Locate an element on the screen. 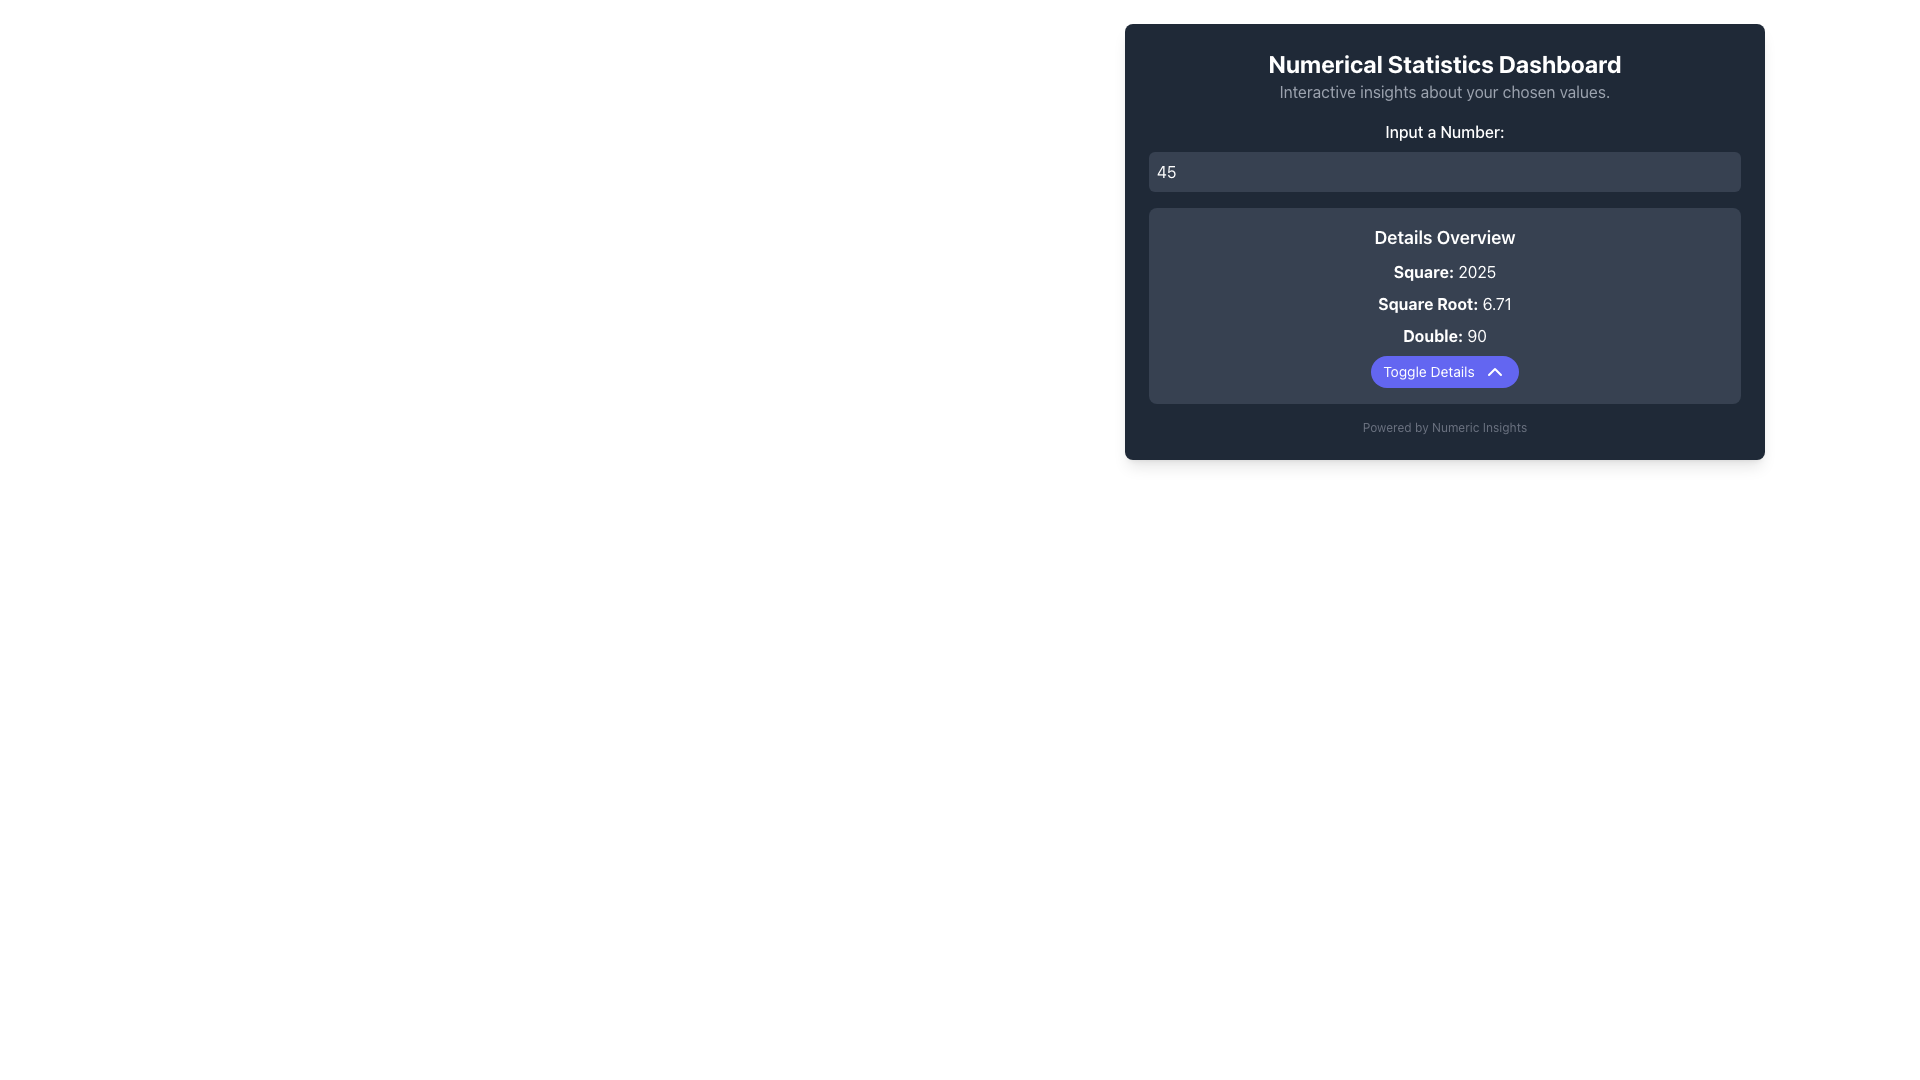 Image resolution: width=1920 pixels, height=1080 pixels. the labeled input field for entering a numerical value, which has the label 'Input a Number:' above it, to focus on the input field is located at coordinates (1444, 154).